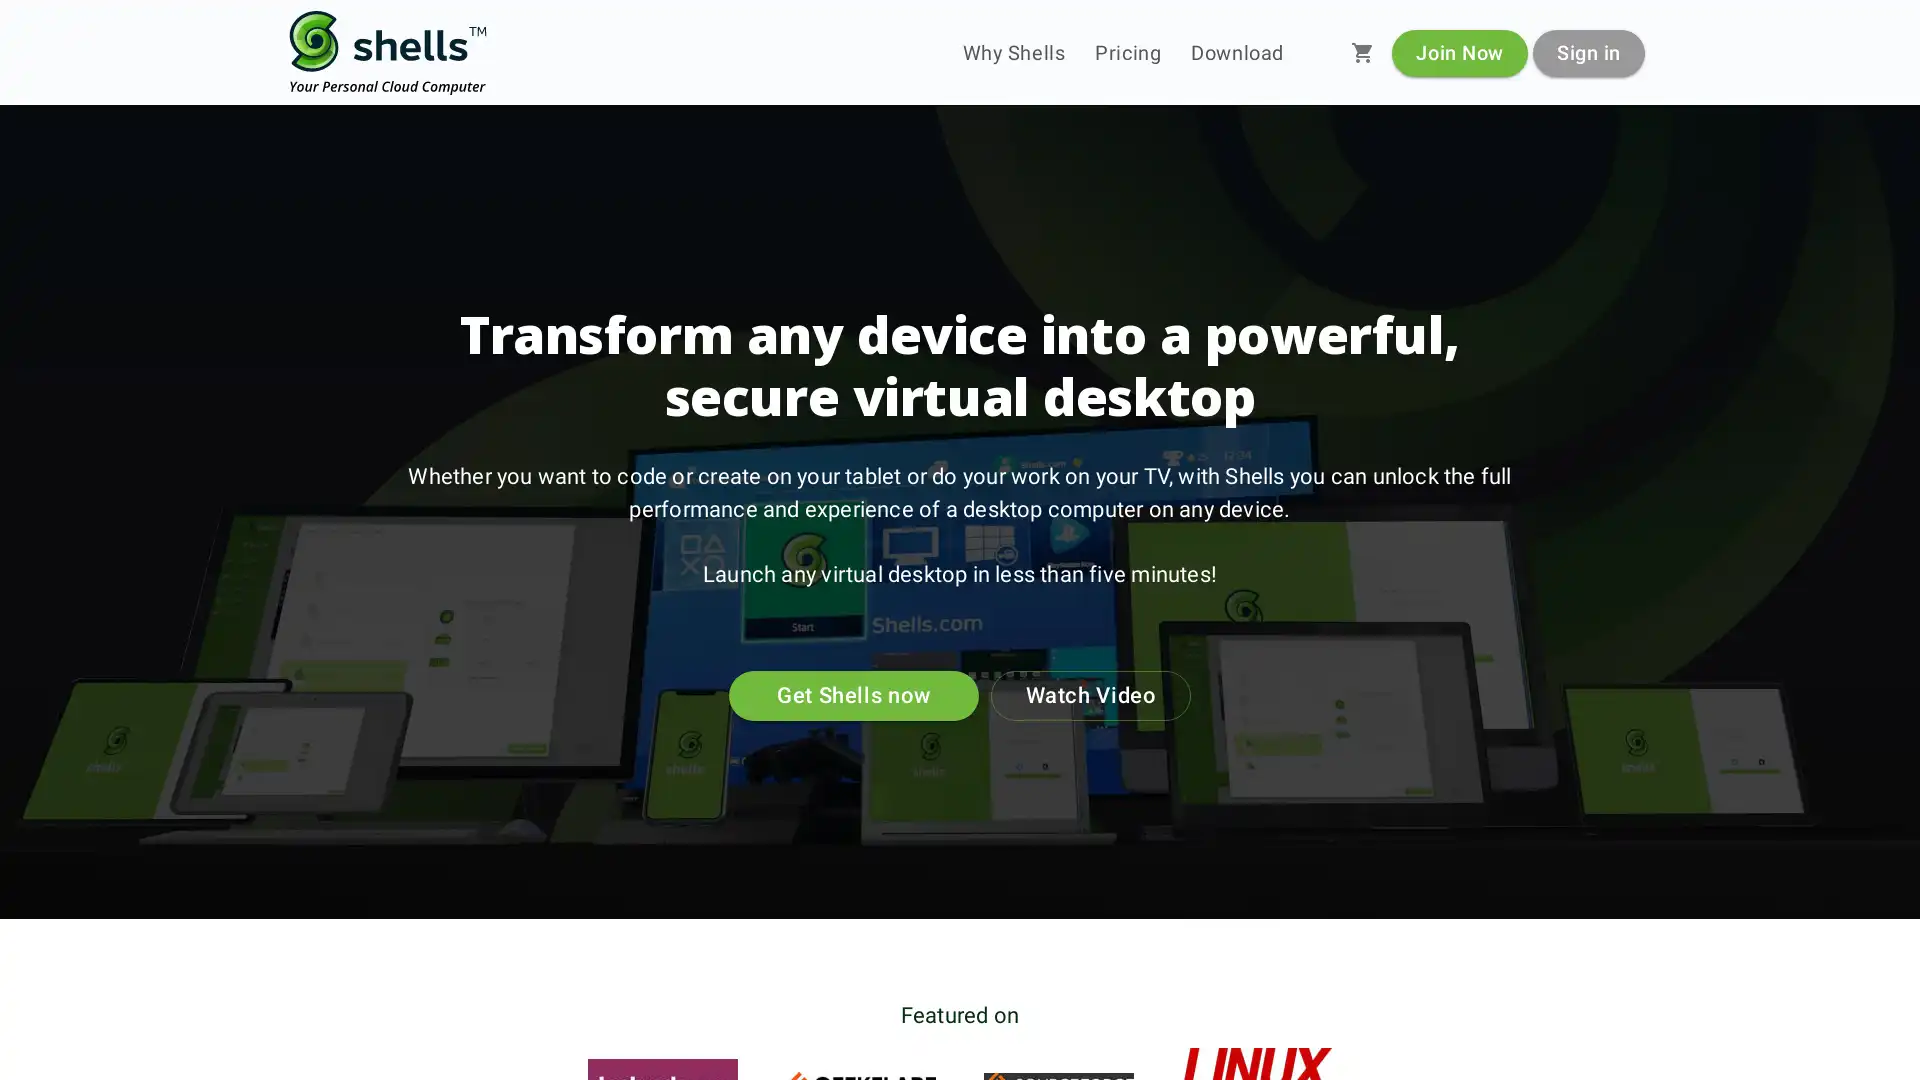  What do you see at coordinates (1013, 52) in the screenshot?
I see `Why Shells` at bounding box center [1013, 52].